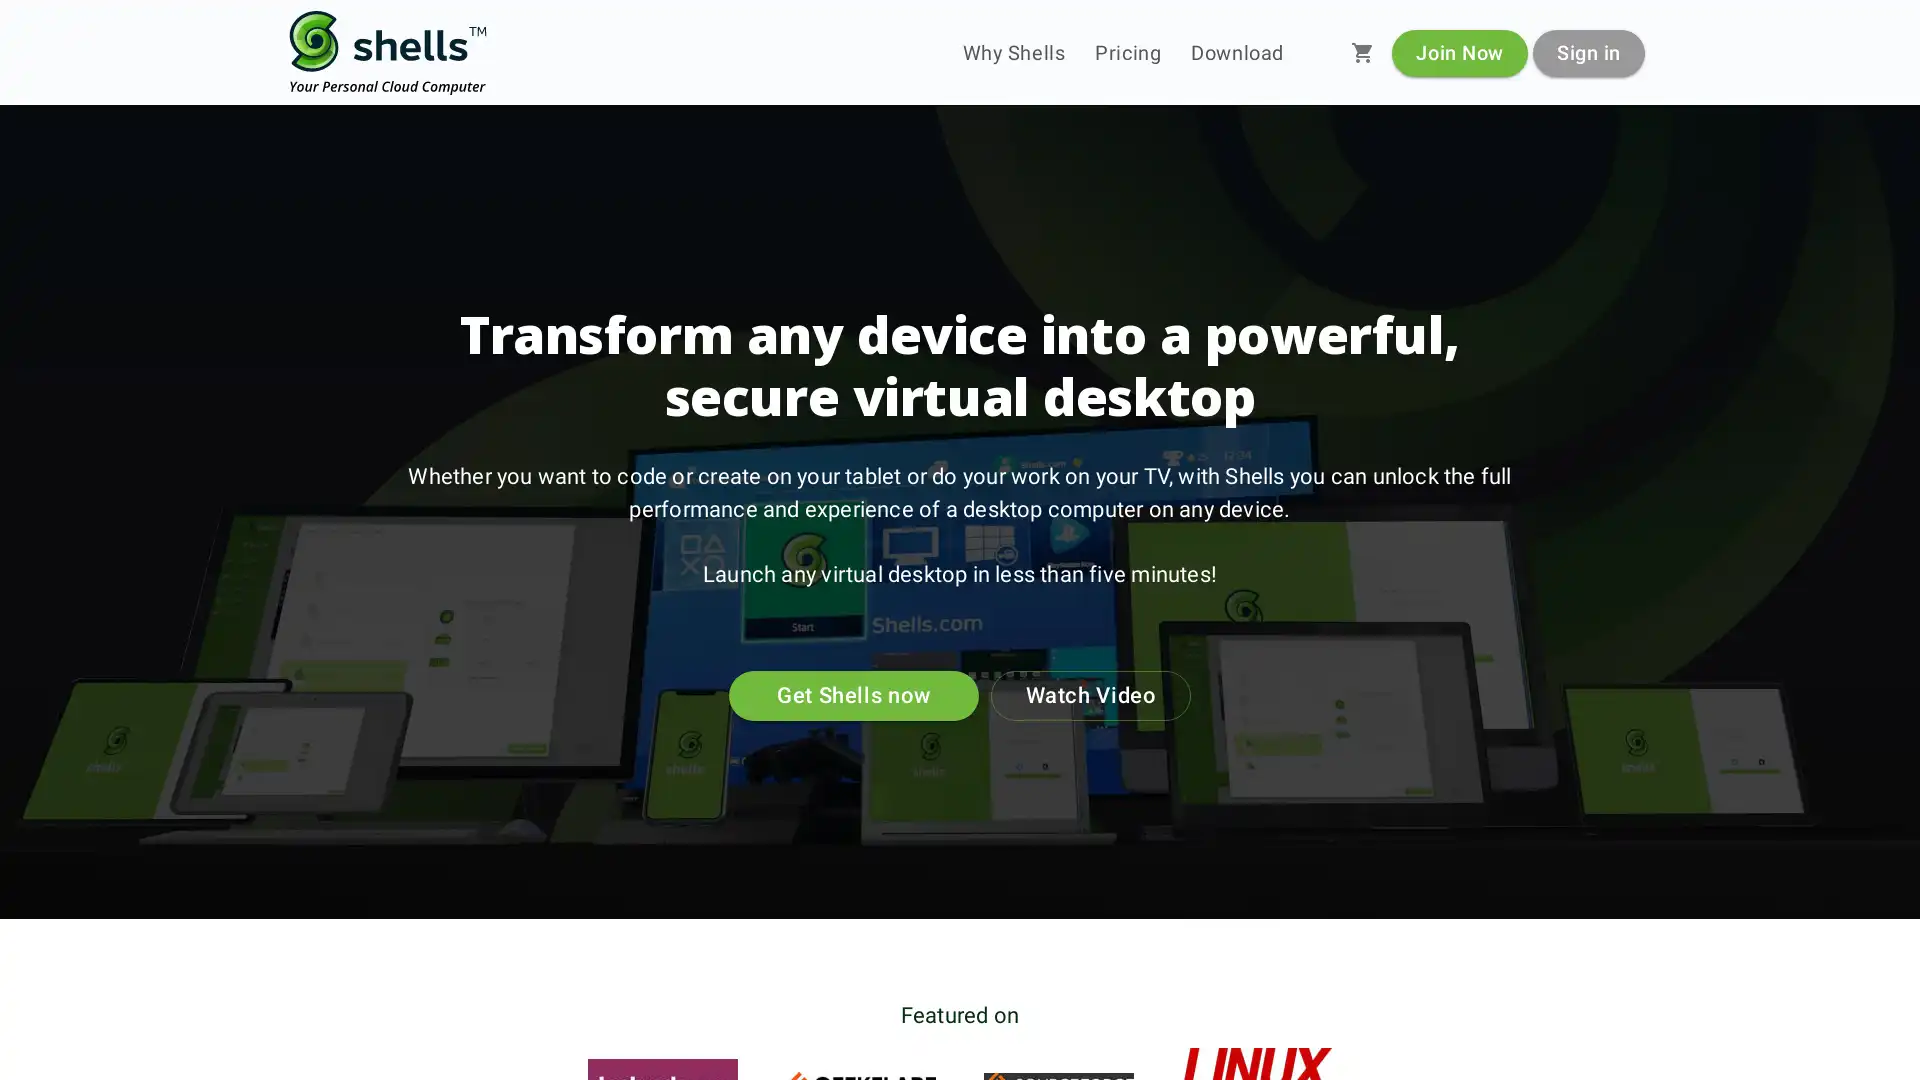  What do you see at coordinates (1013, 52) in the screenshot?
I see `Why Shells` at bounding box center [1013, 52].